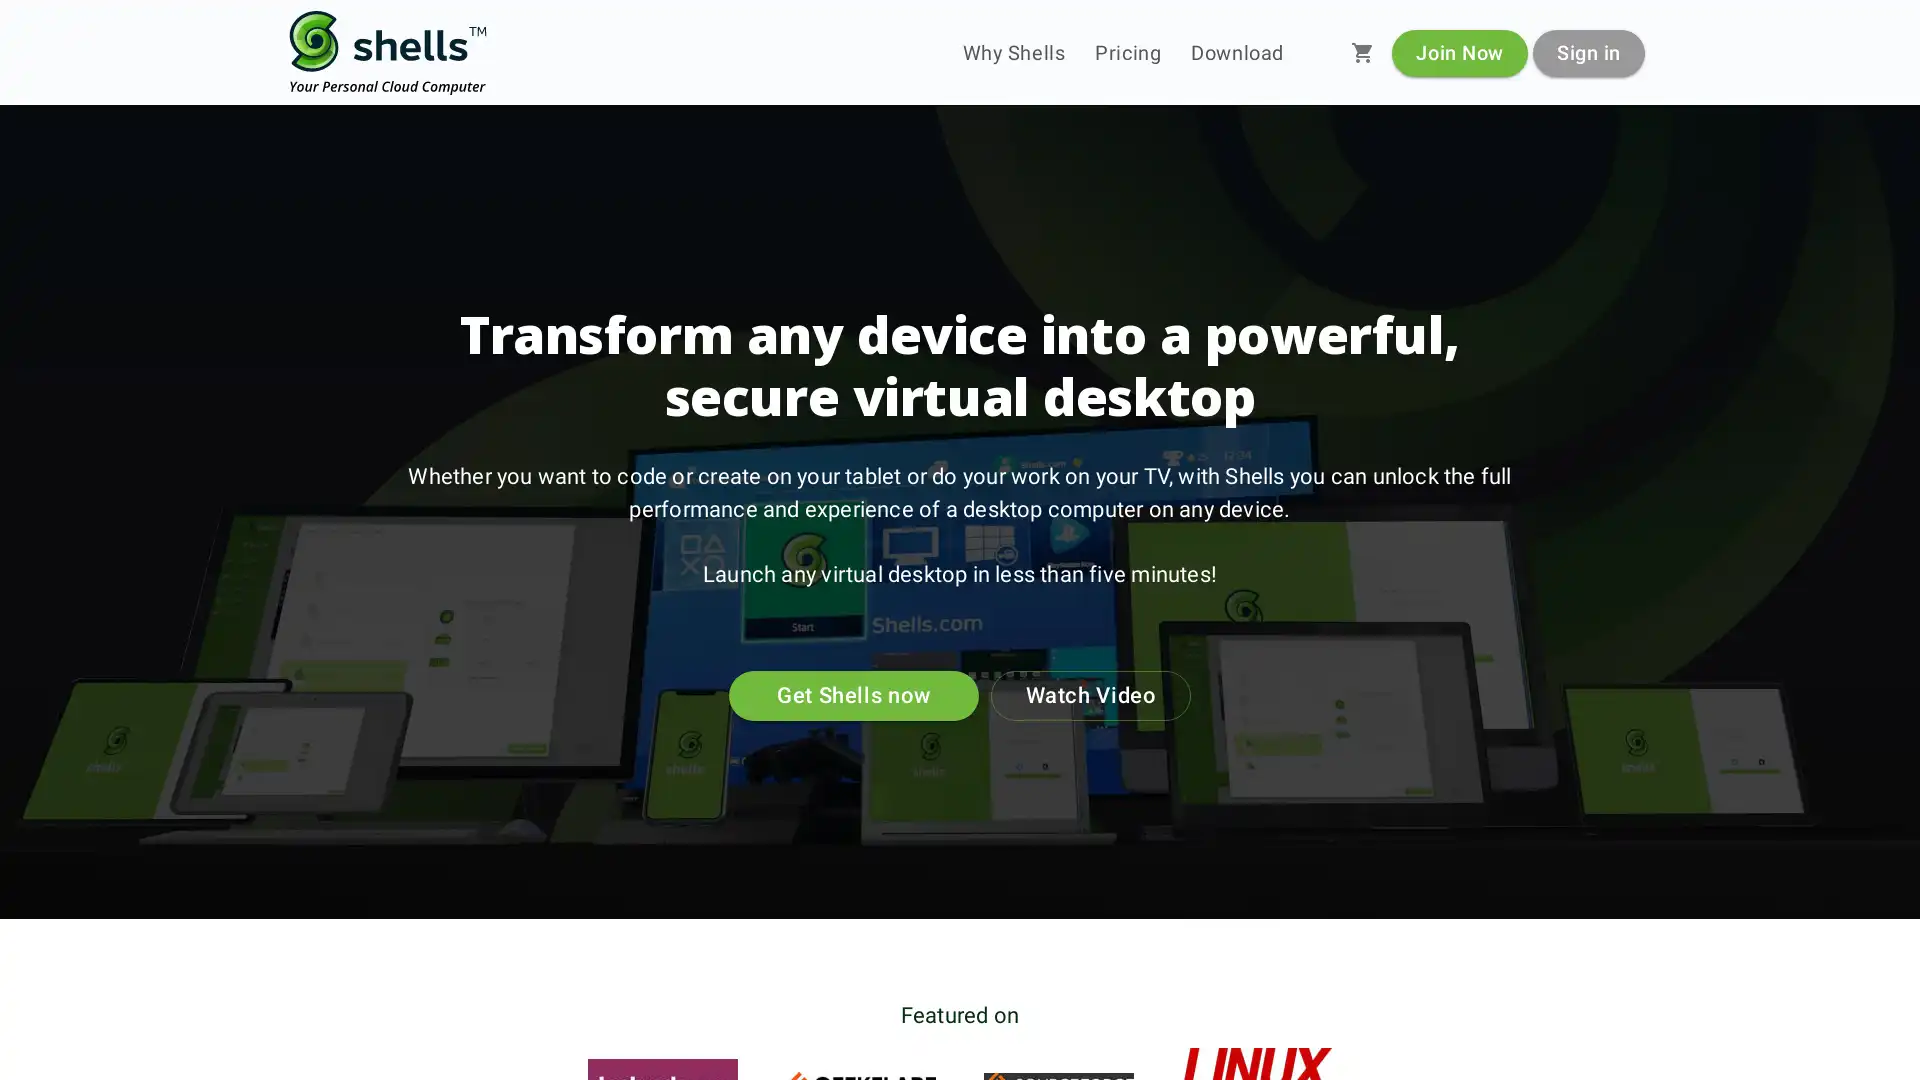  What do you see at coordinates (1013, 52) in the screenshot?
I see `Why Shells` at bounding box center [1013, 52].